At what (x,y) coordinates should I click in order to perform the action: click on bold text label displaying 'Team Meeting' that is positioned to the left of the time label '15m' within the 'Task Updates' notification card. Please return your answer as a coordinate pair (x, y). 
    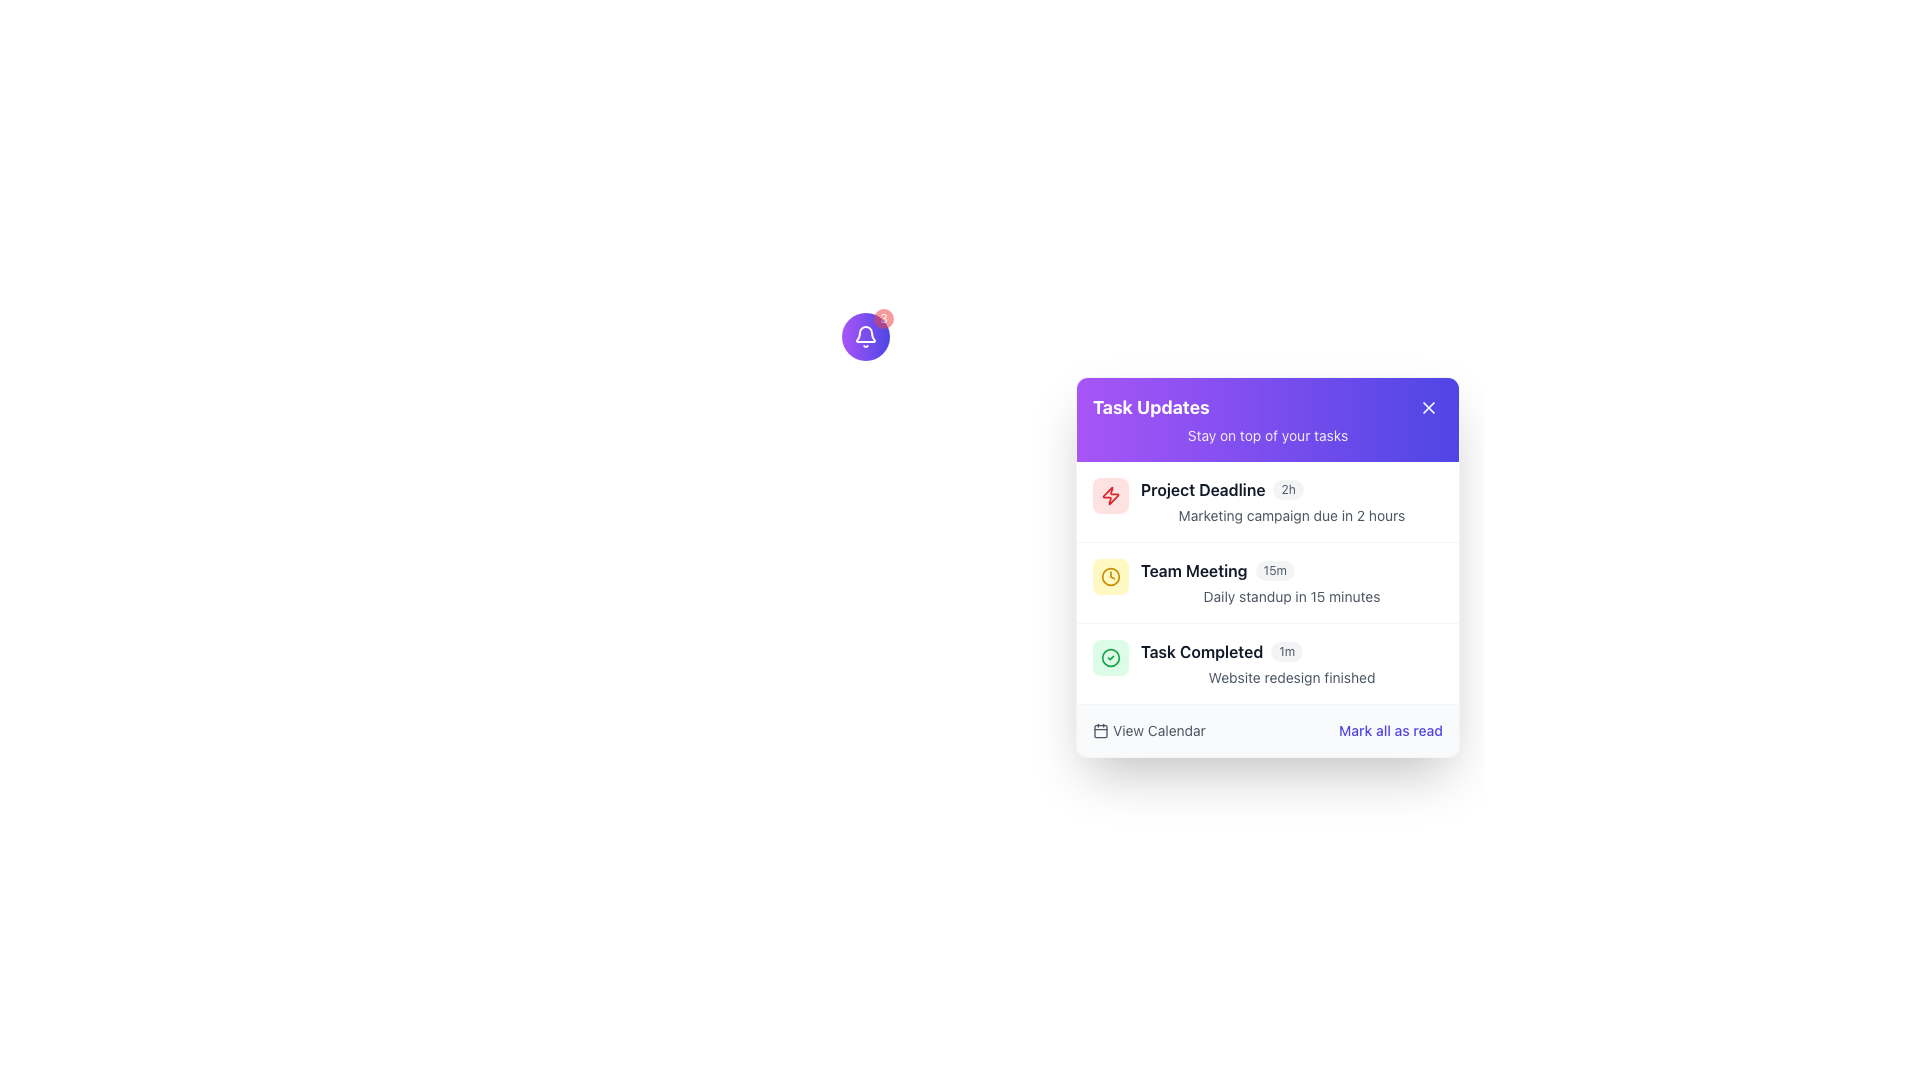
    Looking at the image, I should click on (1194, 570).